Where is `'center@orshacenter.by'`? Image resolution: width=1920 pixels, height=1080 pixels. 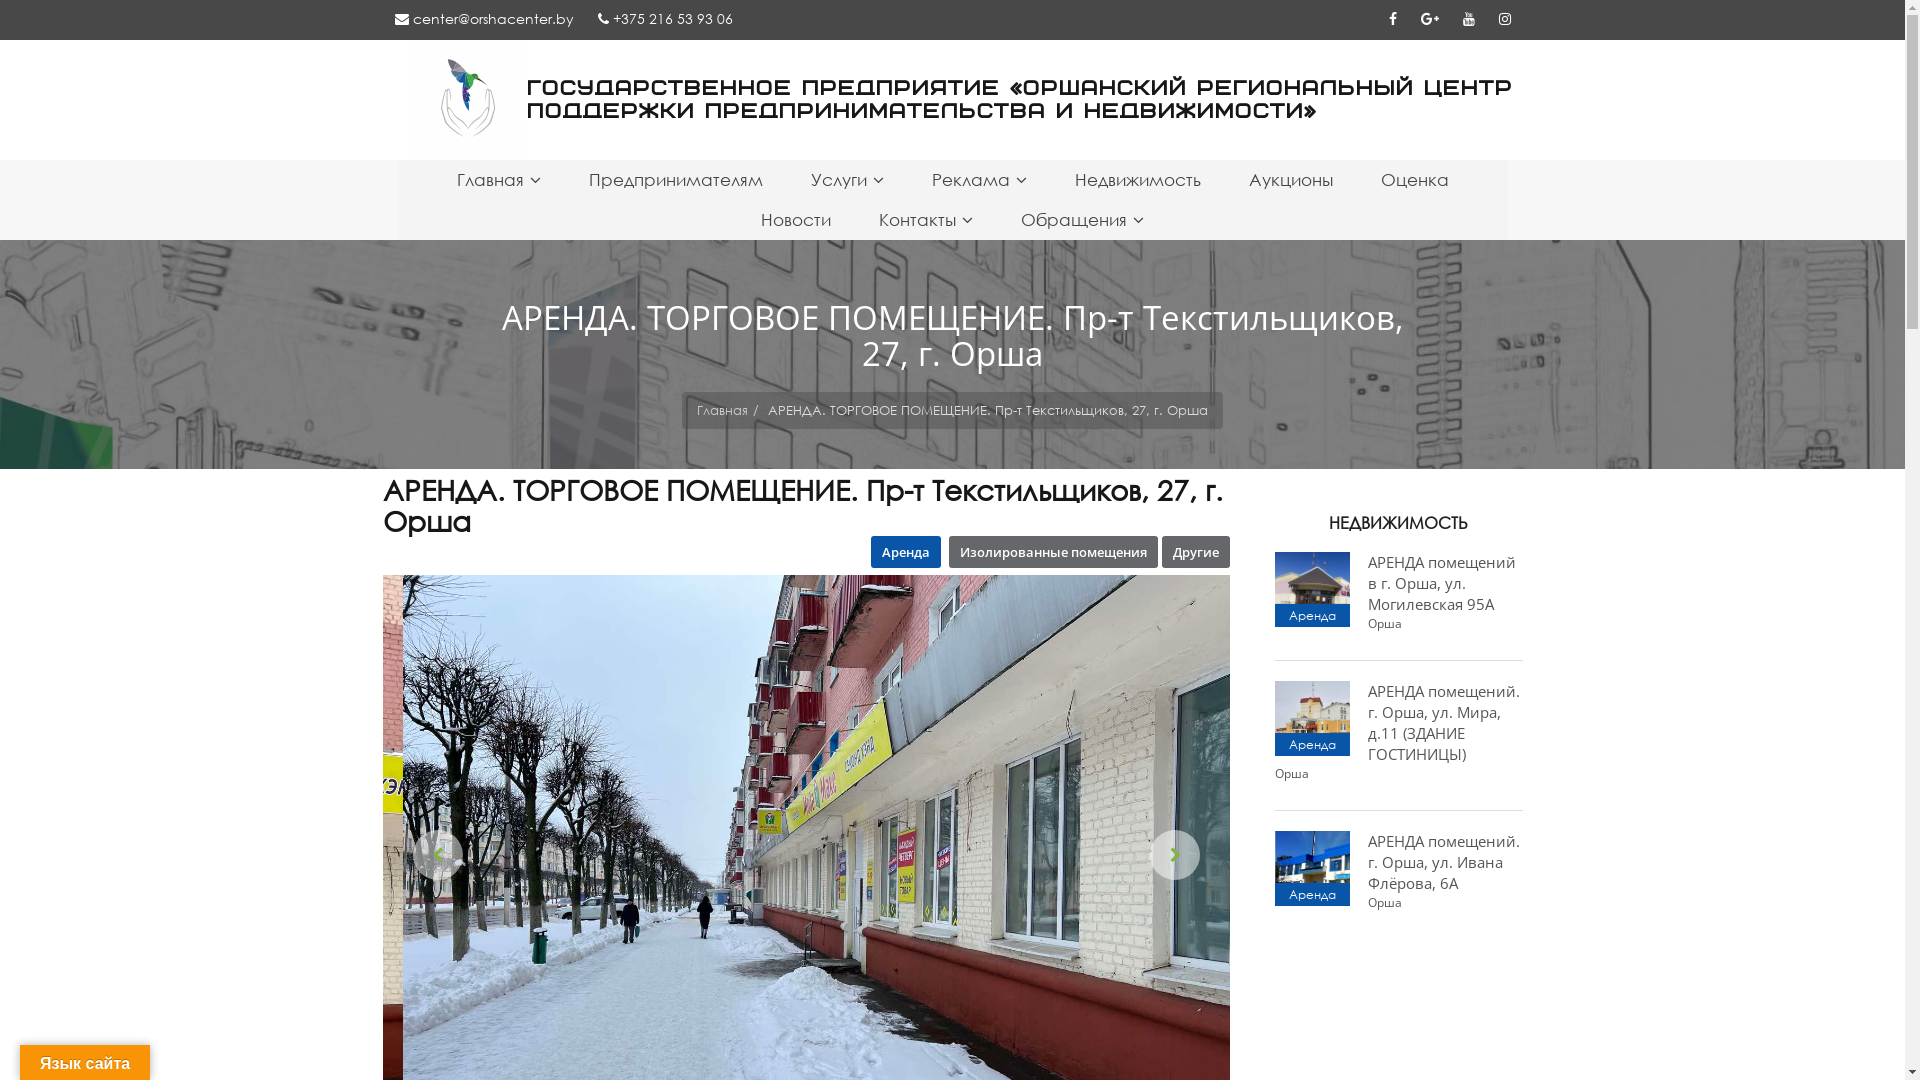
'center@orshacenter.by' is located at coordinates (483, 18).